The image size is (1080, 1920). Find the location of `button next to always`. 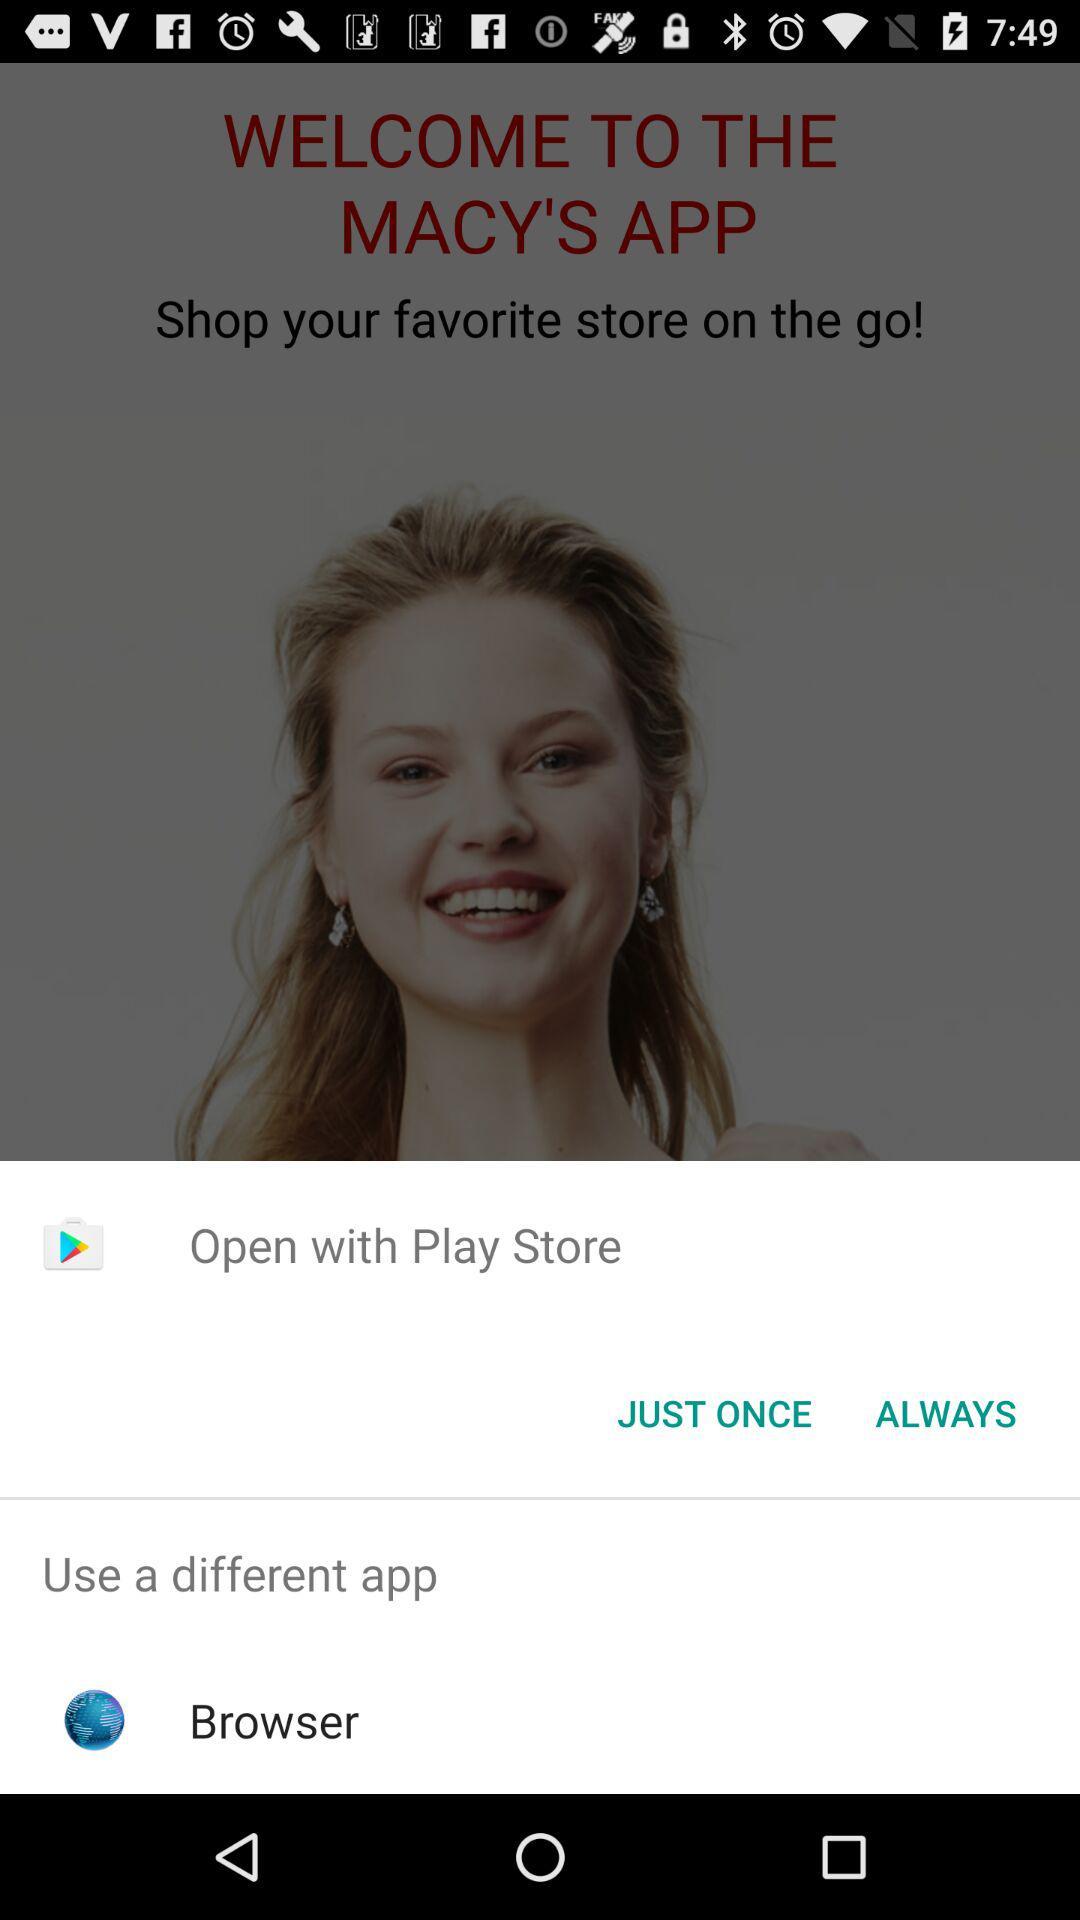

button next to always is located at coordinates (713, 1411).